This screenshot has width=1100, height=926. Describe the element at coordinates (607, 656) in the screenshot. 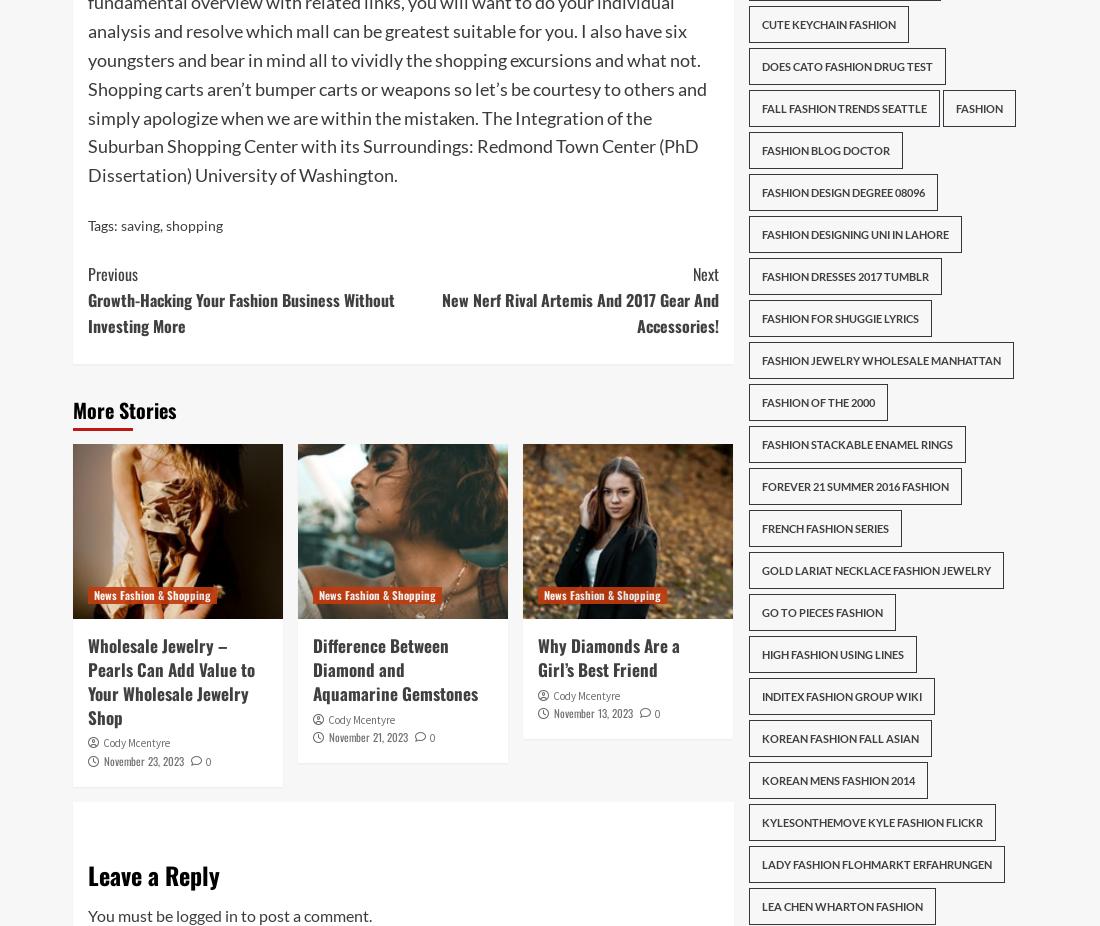

I see `'Why Diamonds Are a Girl’s Best Friend'` at that location.